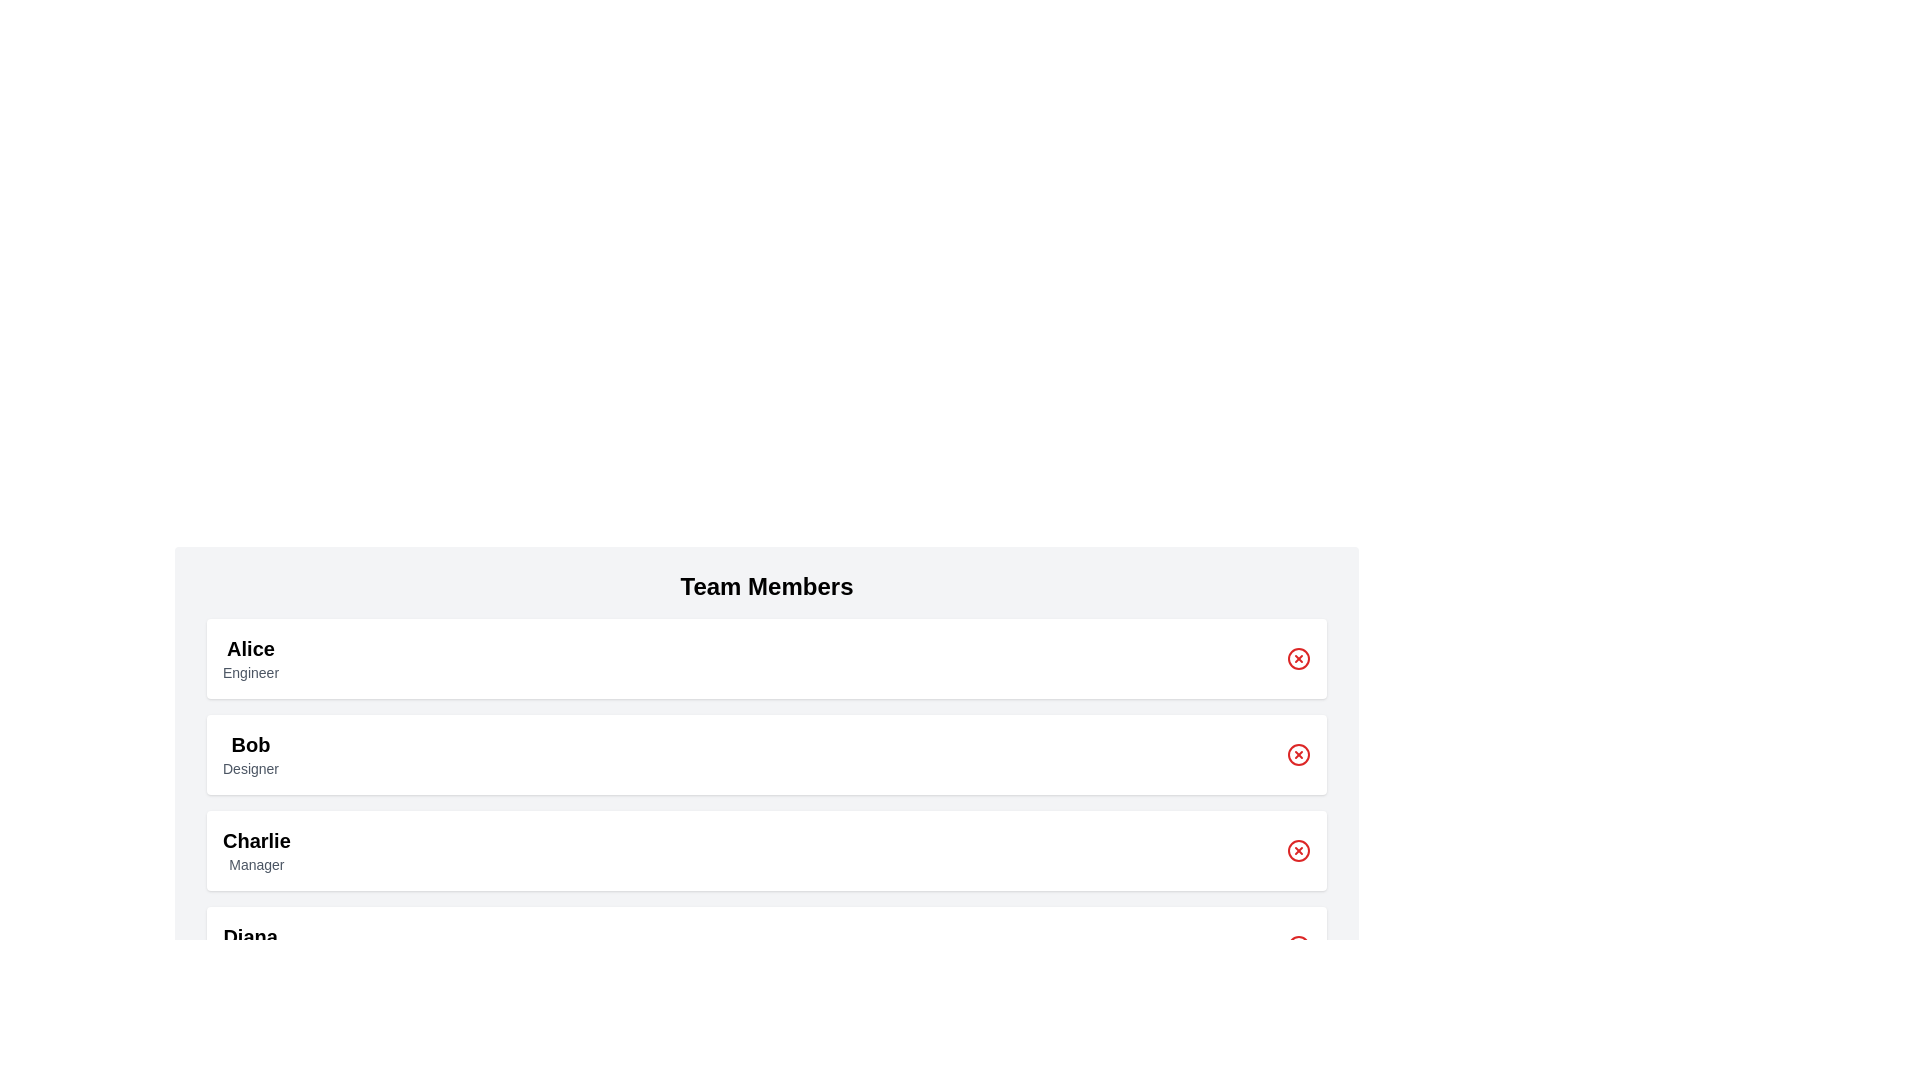 The width and height of the screenshot is (1920, 1080). I want to click on the circular button with a red border and a red 'X' symbol located in the top-right corner of the card displaying 'Alice, Engineer', so click(1299, 659).